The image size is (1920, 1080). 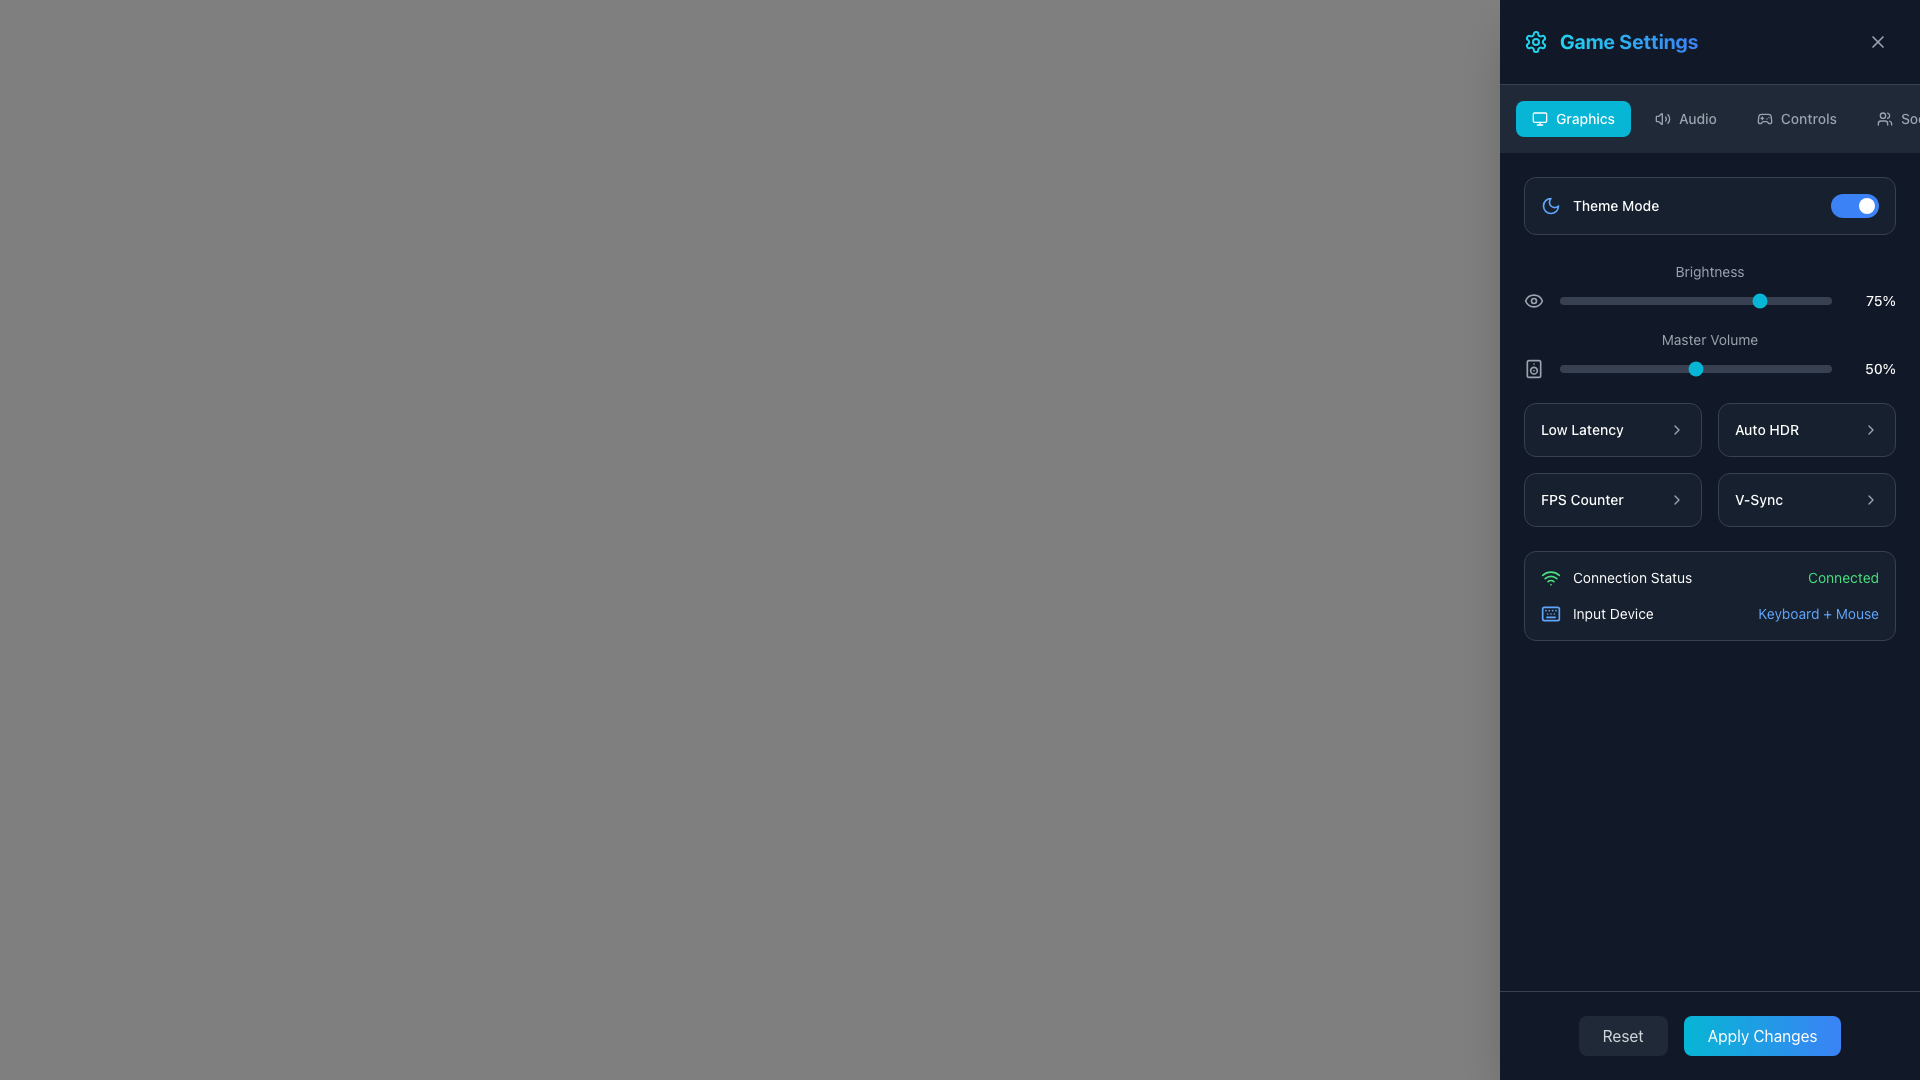 I want to click on the state of the small gray chevron-right arrow icon located to the right of the 'Auto HDR' text within the button group on the 'Graphics' settings panel, so click(x=1870, y=428).